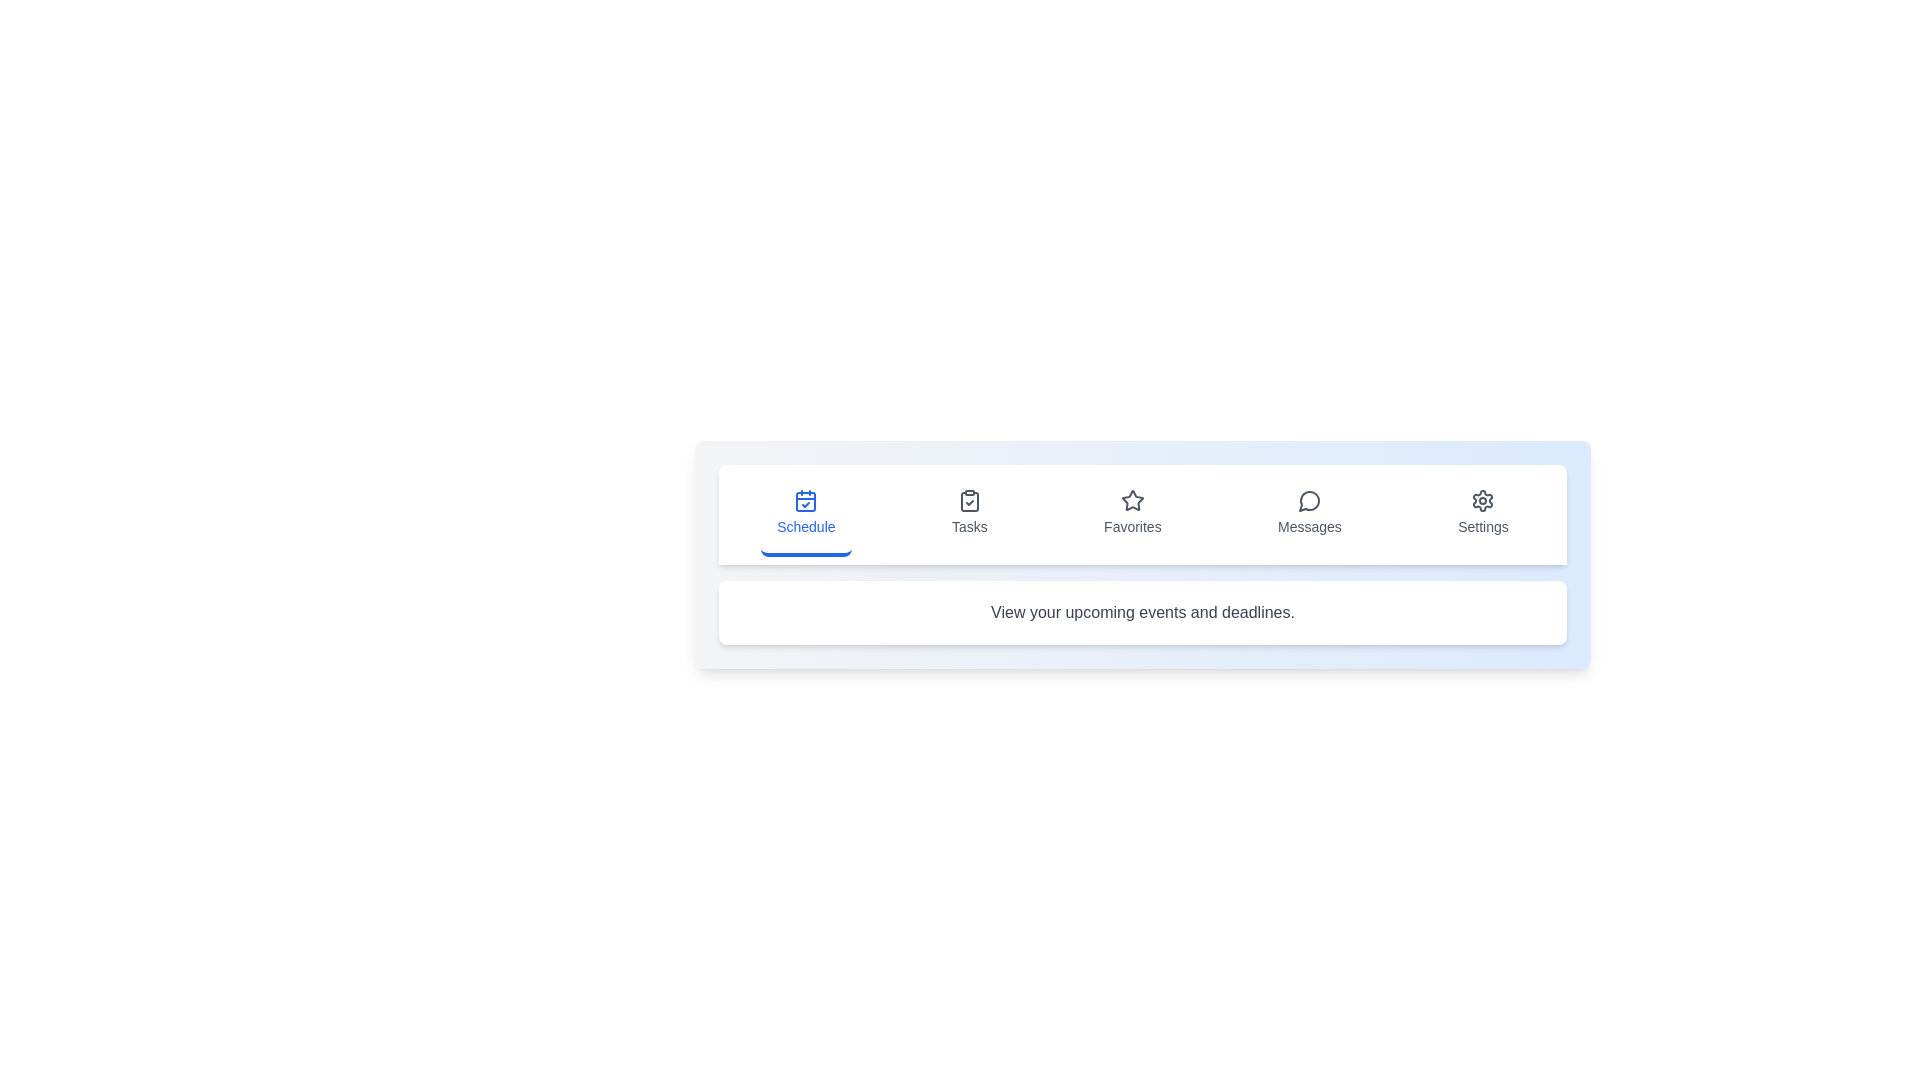 Image resolution: width=1920 pixels, height=1080 pixels. I want to click on the icon corresponding to Favorites, so click(1132, 514).